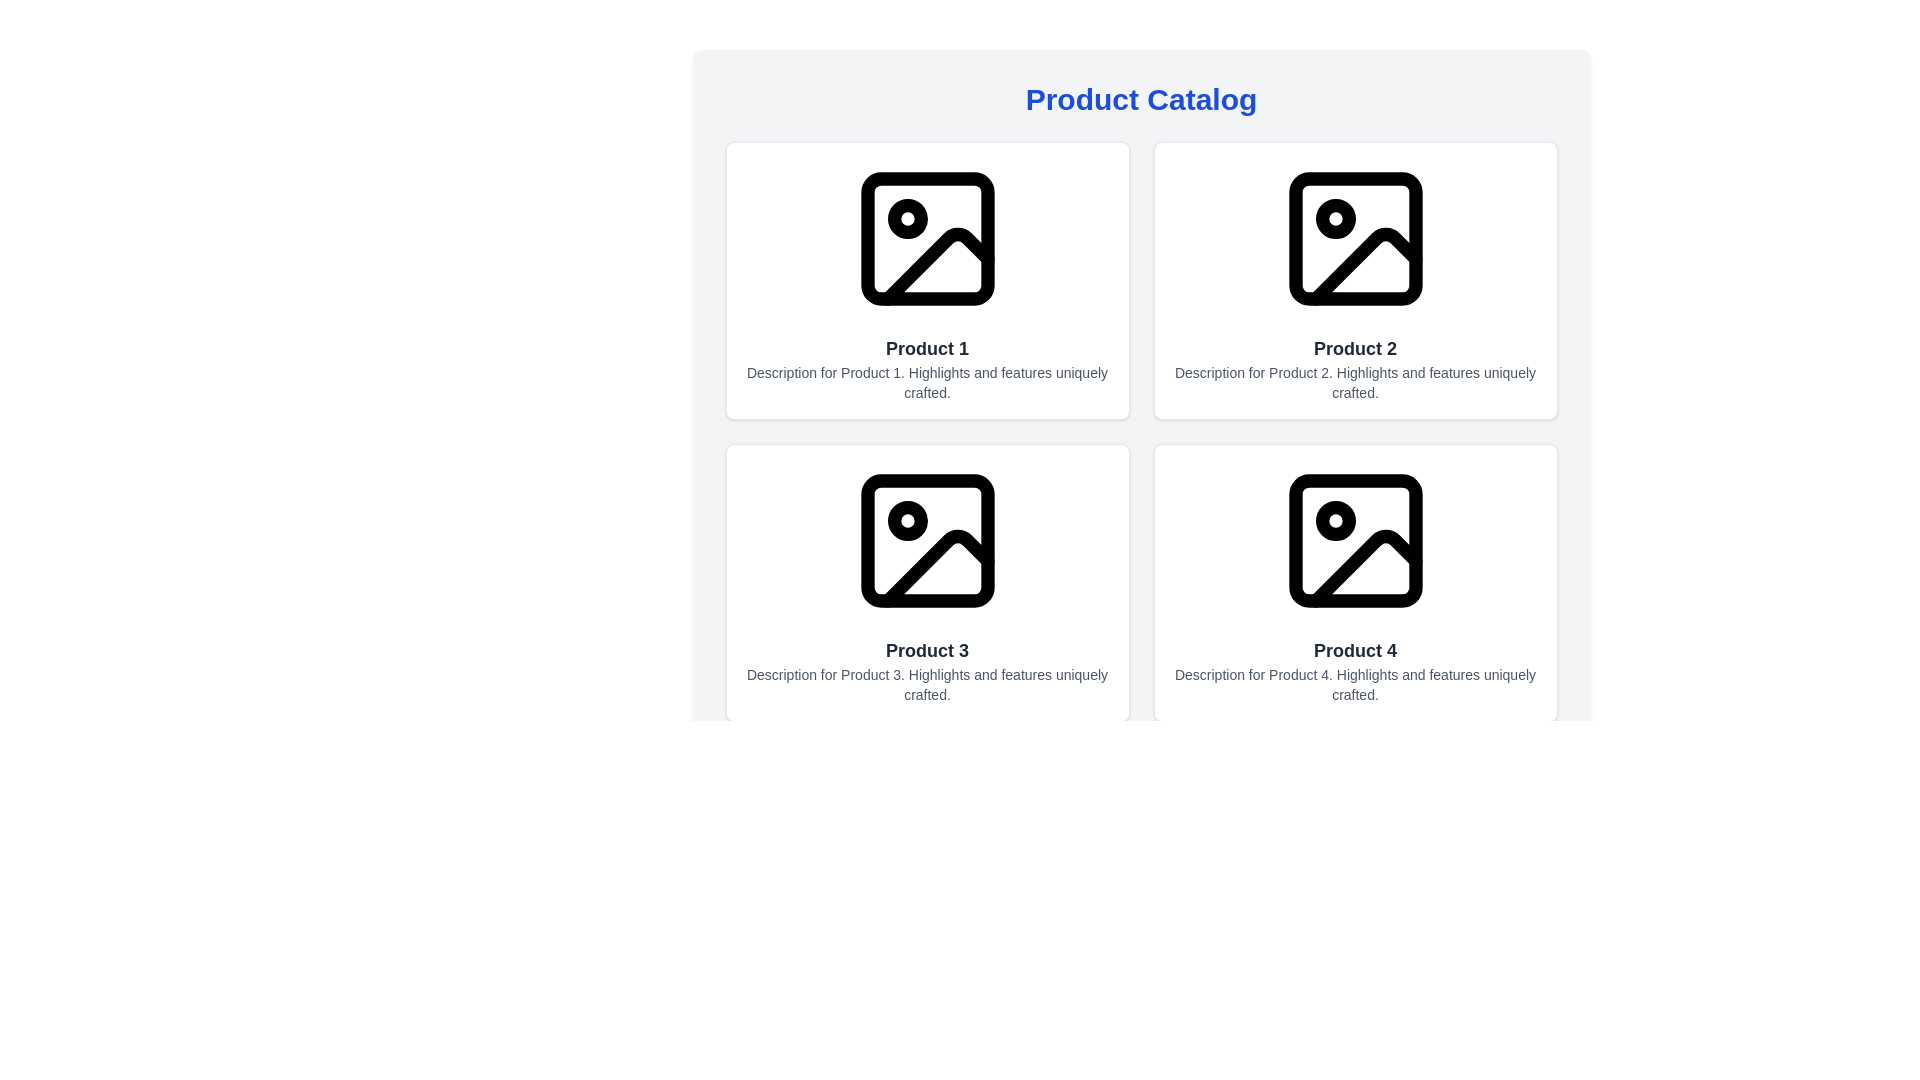 Image resolution: width=1920 pixels, height=1080 pixels. What do you see at coordinates (906, 519) in the screenshot?
I see `the small circular shape located within the image icon of the Product 3 card in the top-left corner of the picture frame icon` at bounding box center [906, 519].